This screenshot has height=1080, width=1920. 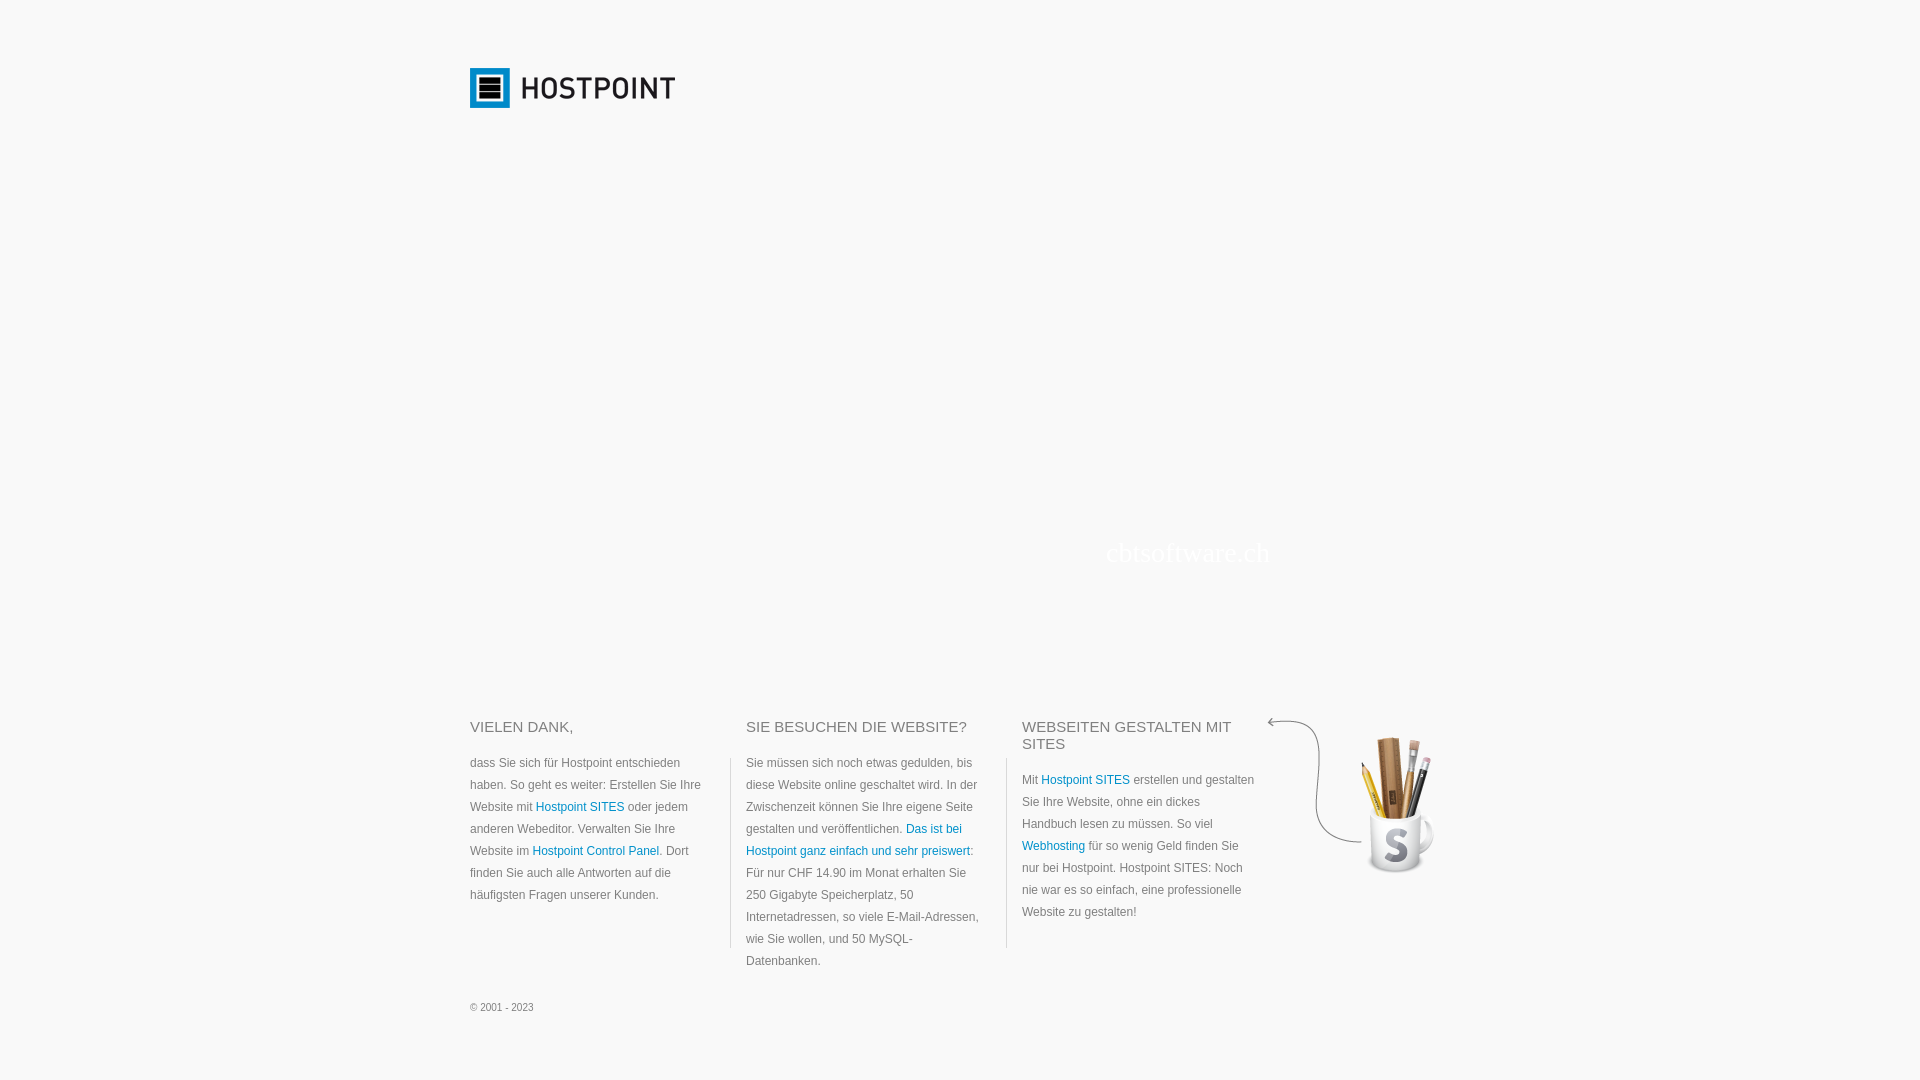 What do you see at coordinates (1052, 845) in the screenshot?
I see `'Webhosting'` at bounding box center [1052, 845].